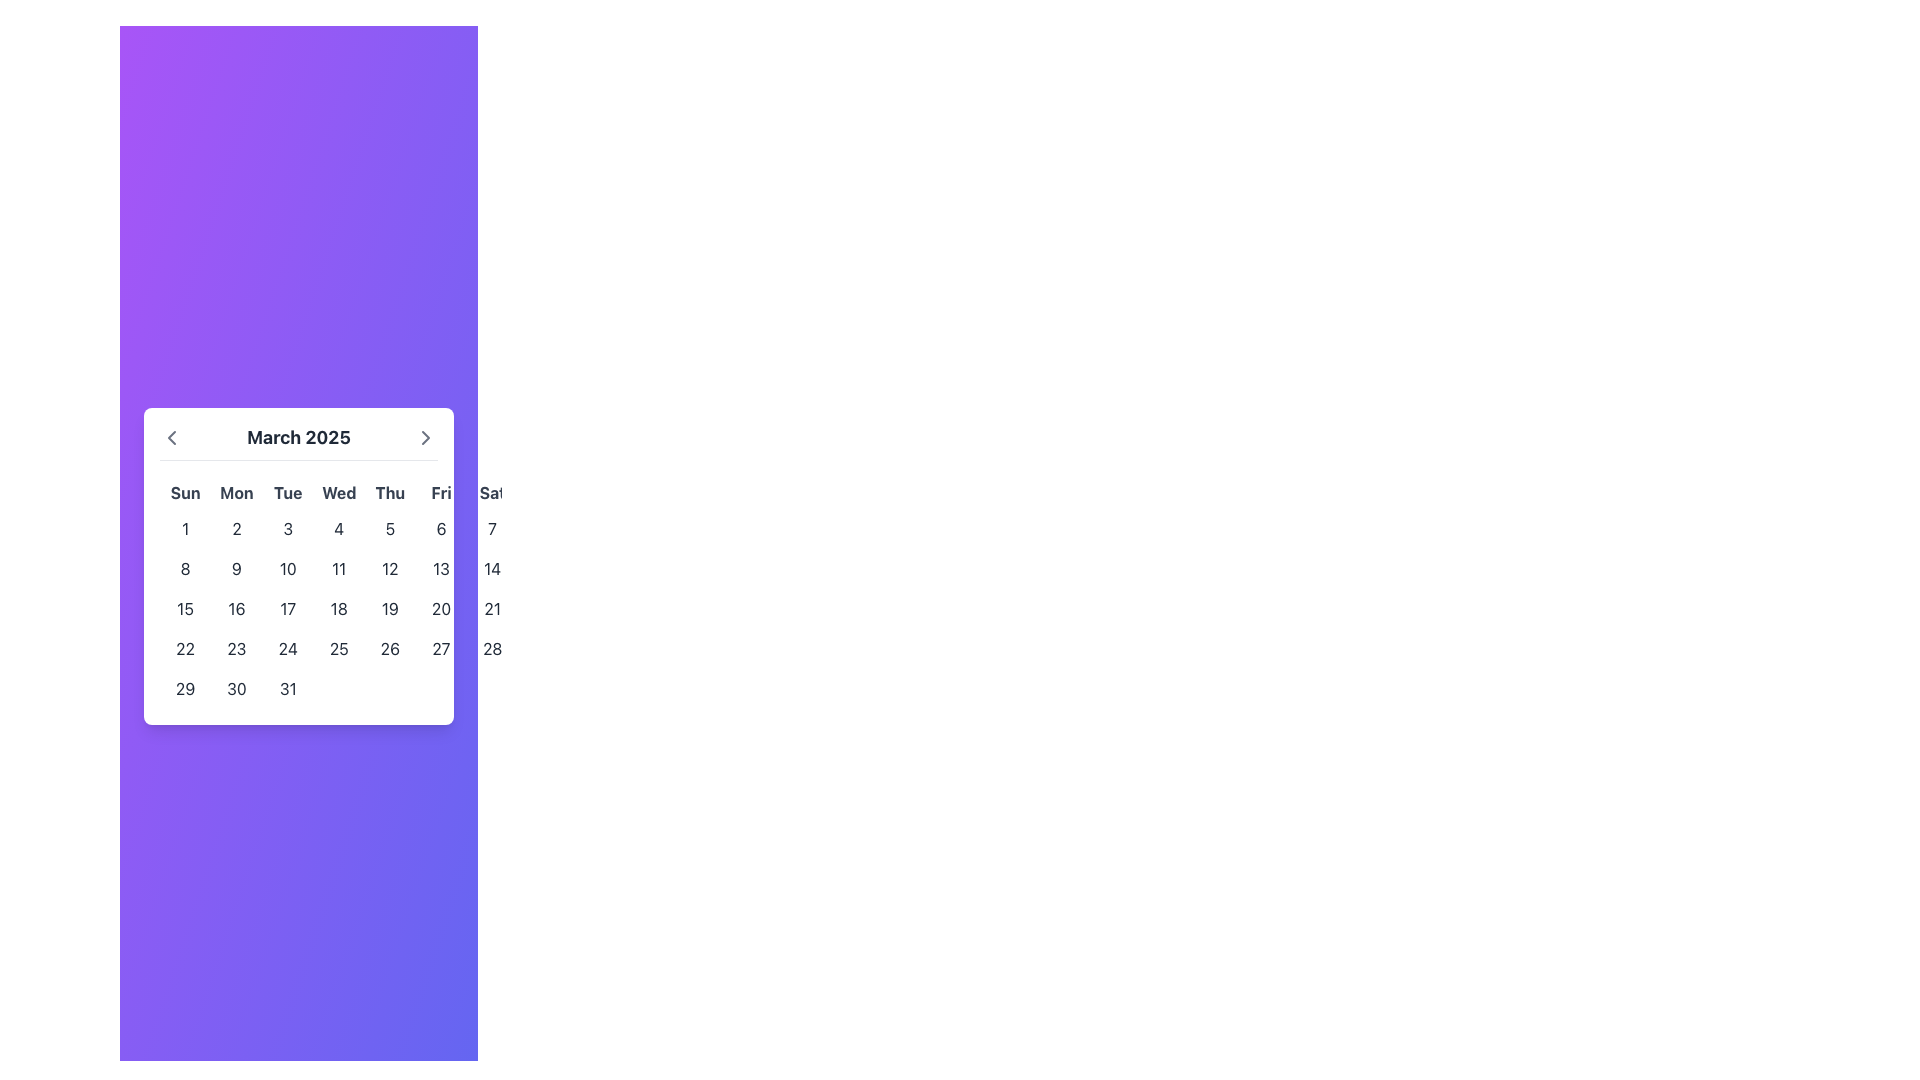 The width and height of the screenshot is (1920, 1080). Describe the element at coordinates (339, 527) in the screenshot. I see `the individual date numbers in the calendar's top row, which contains the numbers '1' through '7'` at that location.